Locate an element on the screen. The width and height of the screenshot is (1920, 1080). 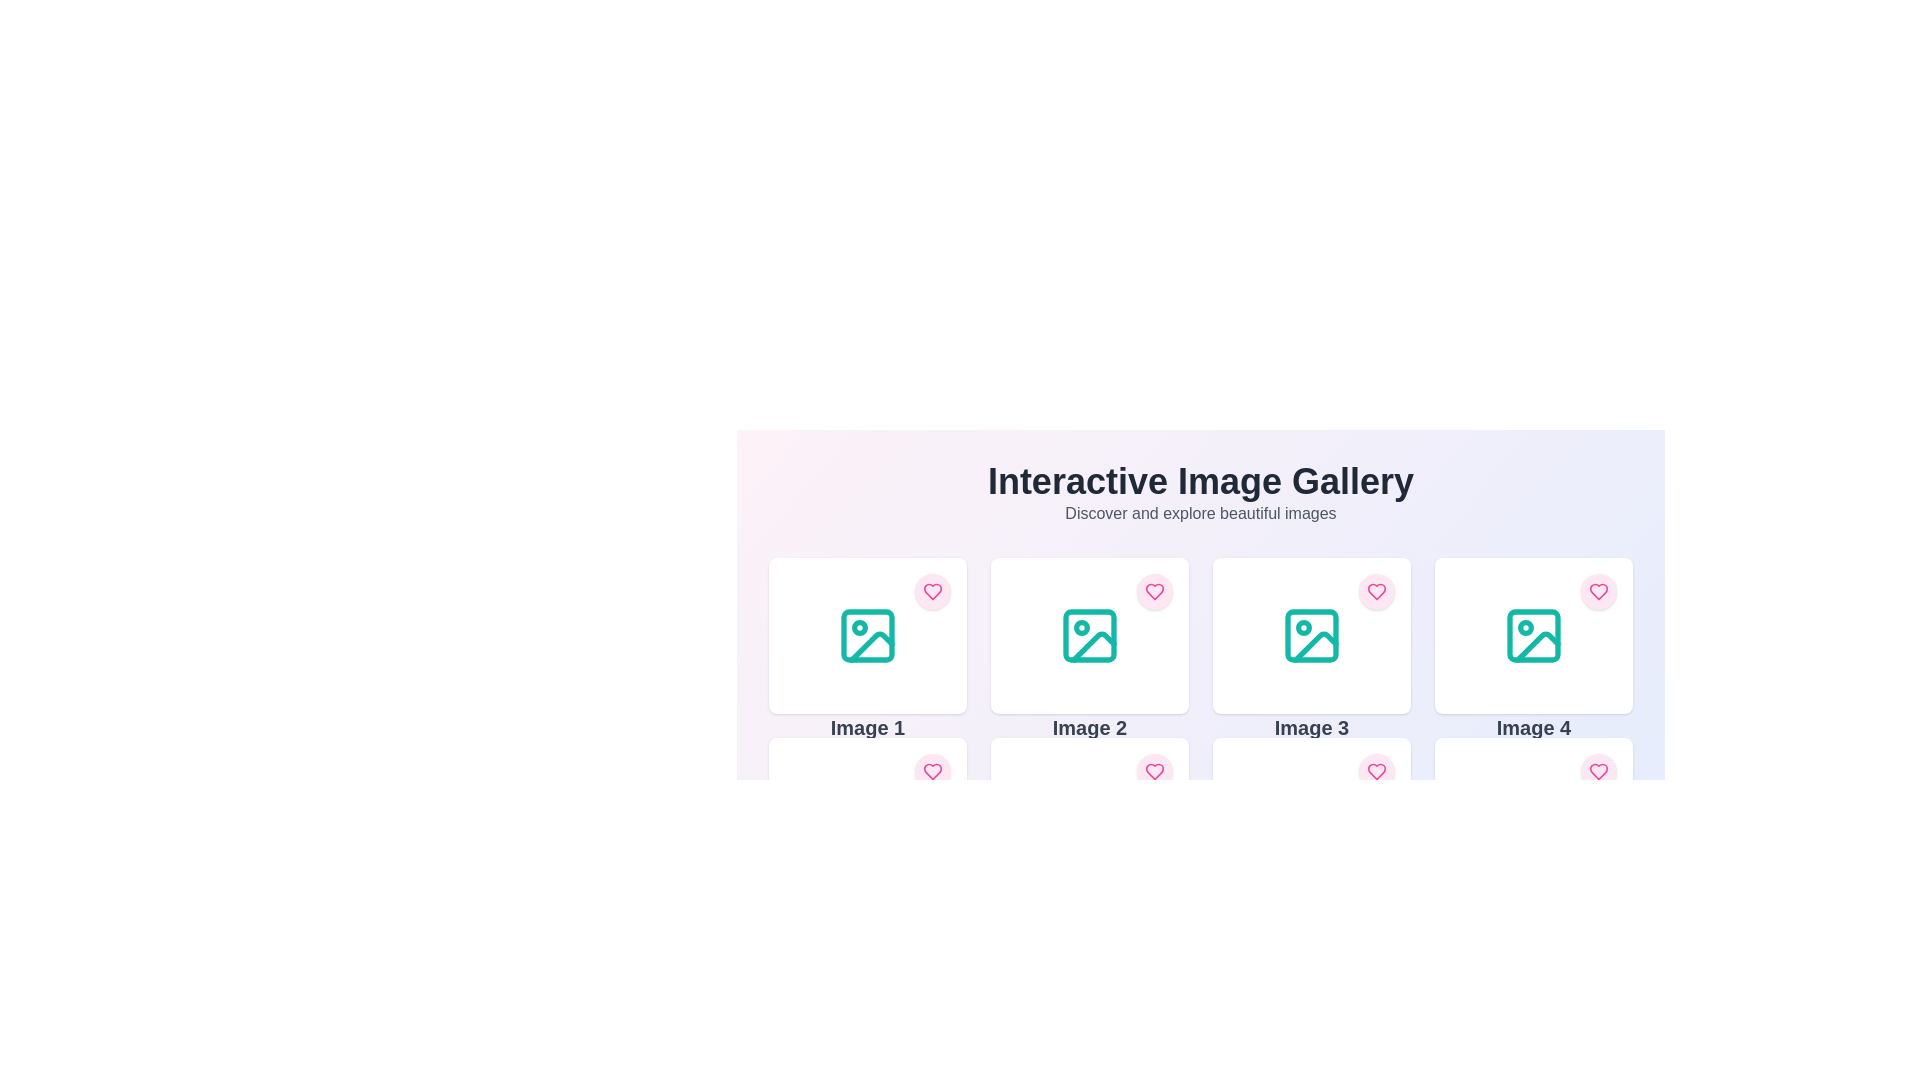
the like or favorite icon button located in the top right corner of the fourth image in the gallery to favorite the item is located at coordinates (1597, 590).